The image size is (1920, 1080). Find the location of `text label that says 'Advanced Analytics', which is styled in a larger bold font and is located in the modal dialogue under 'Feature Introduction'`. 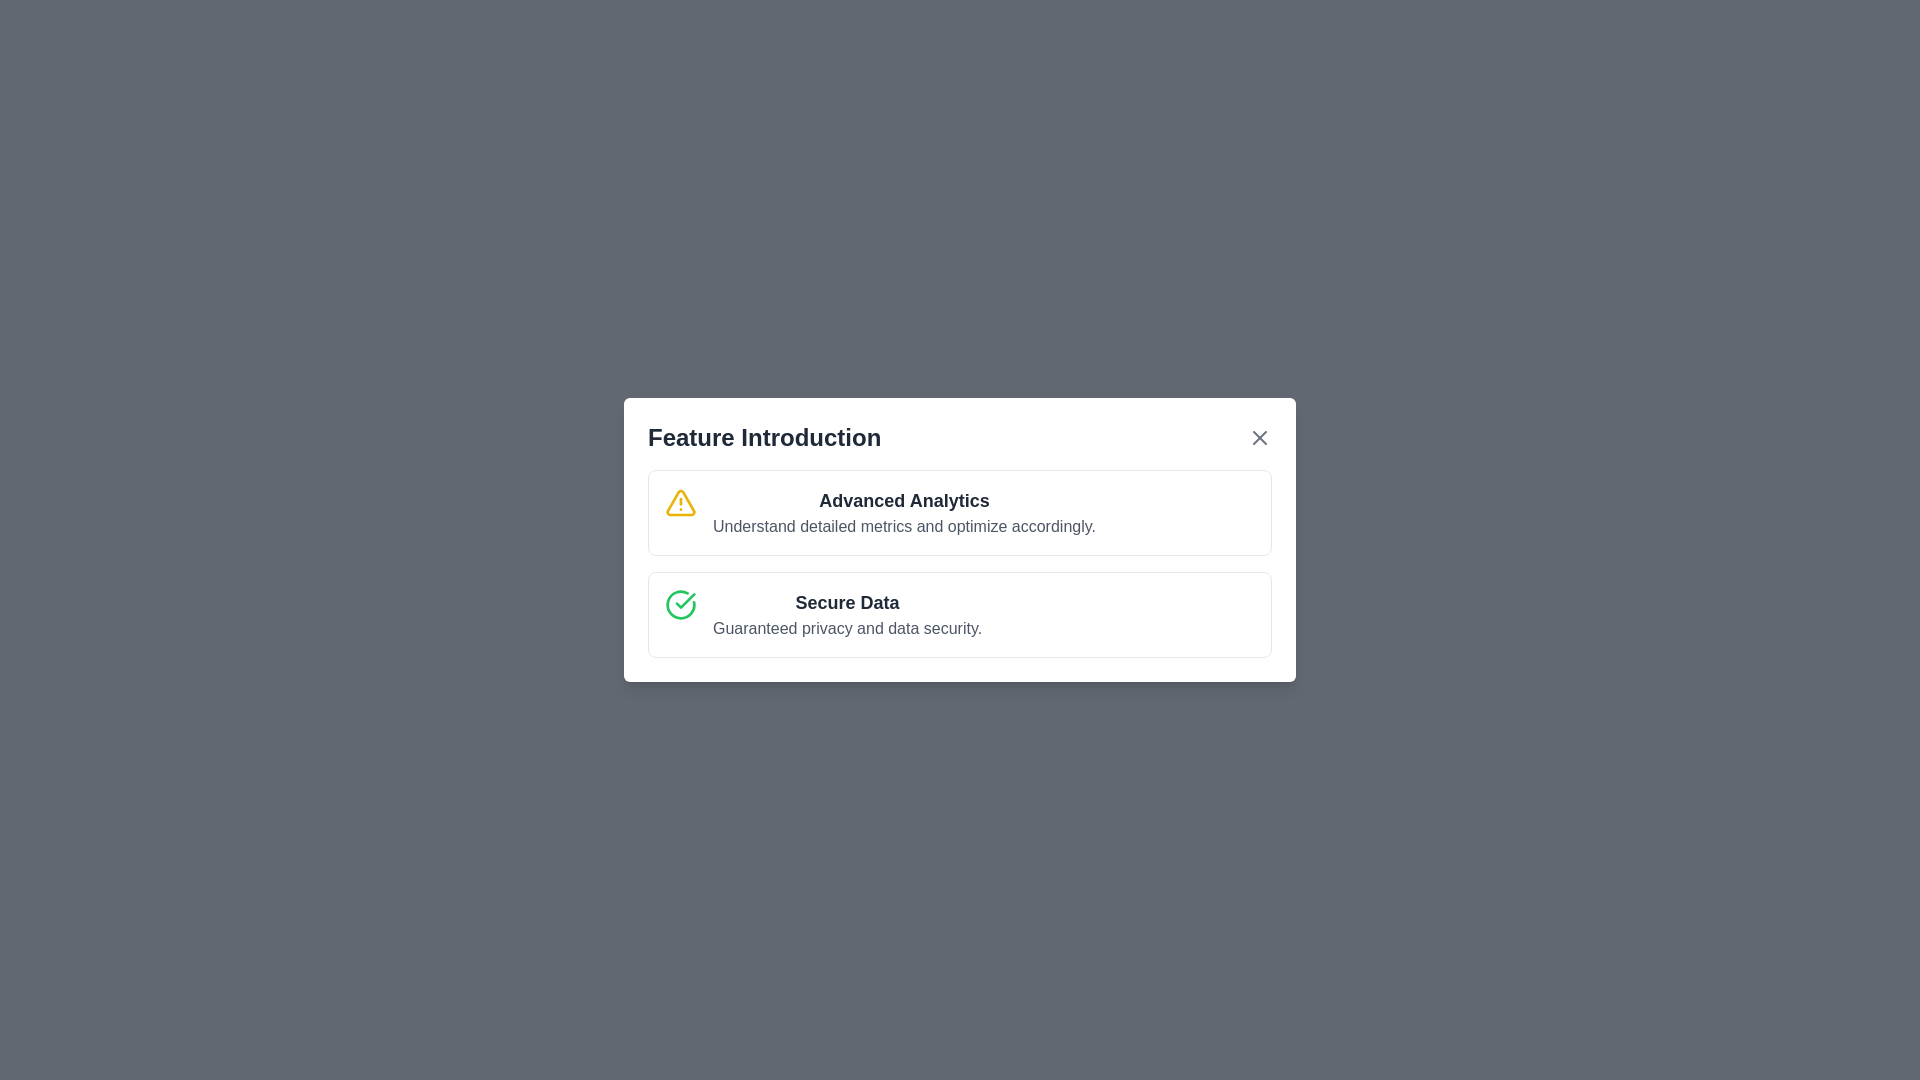

text label that says 'Advanced Analytics', which is styled in a larger bold font and is located in the modal dialogue under 'Feature Introduction' is located at coordinates (903, 500).